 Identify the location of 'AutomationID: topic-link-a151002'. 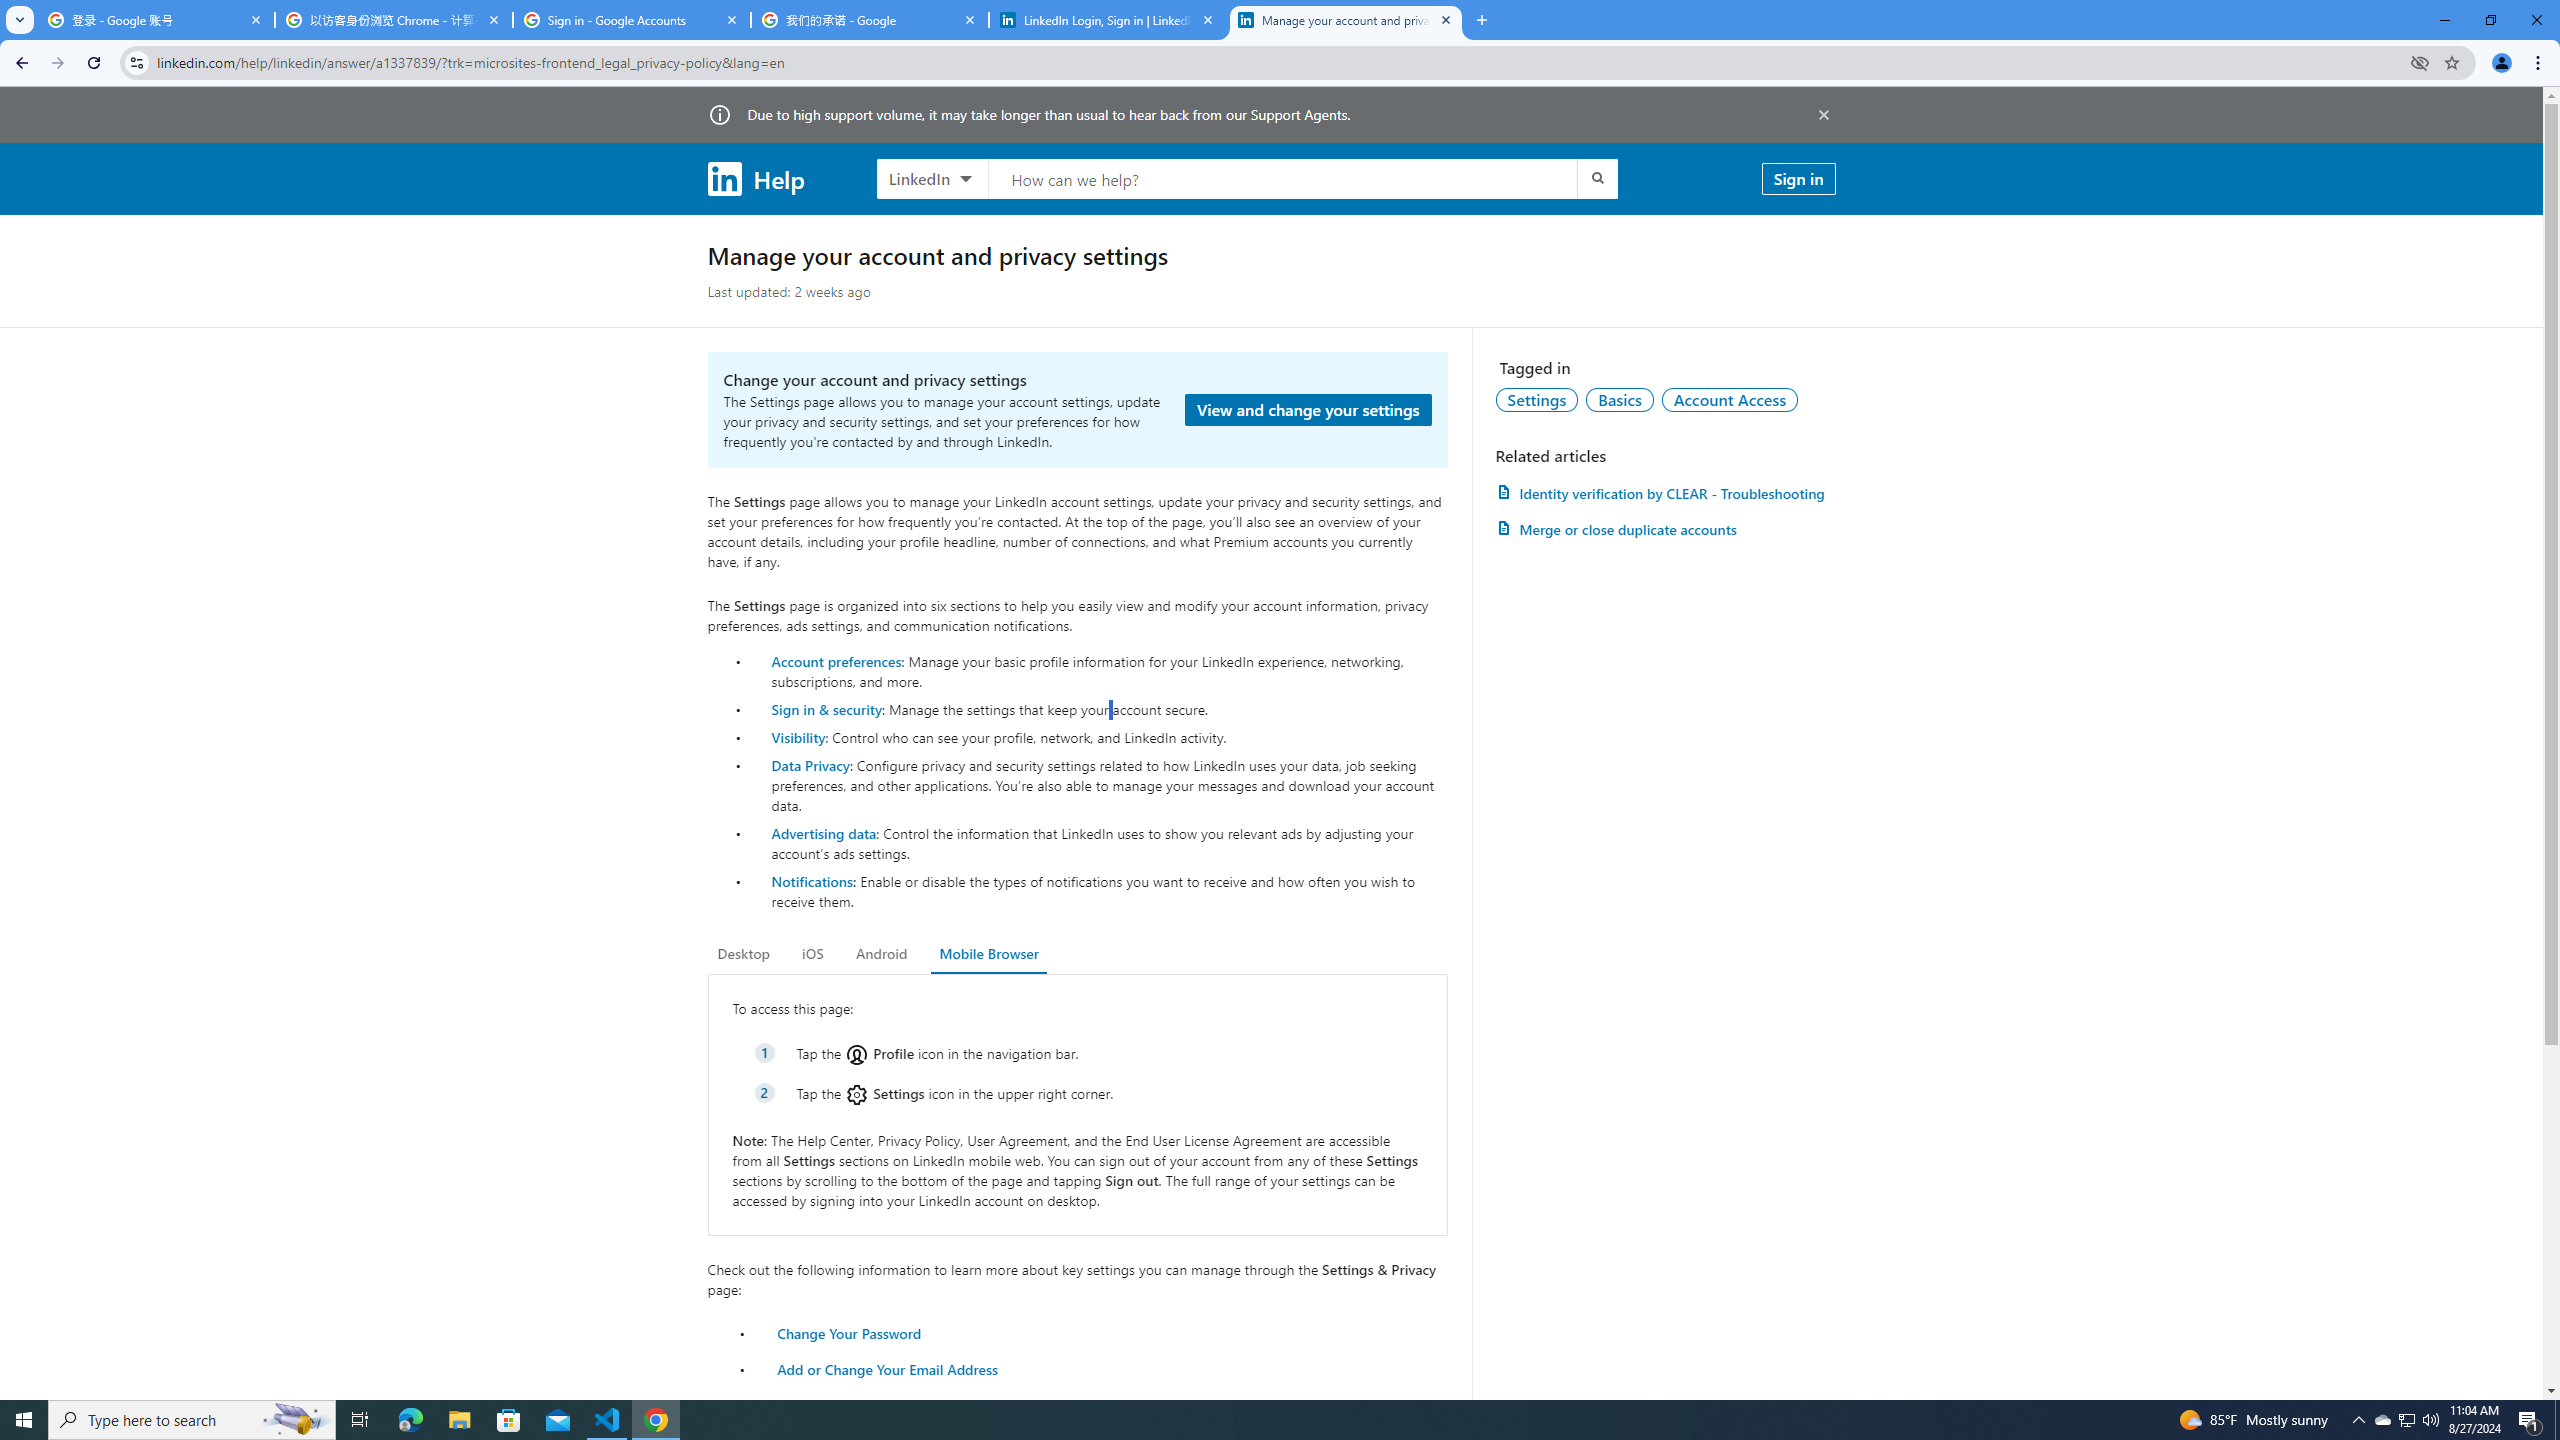
(1729, 398).